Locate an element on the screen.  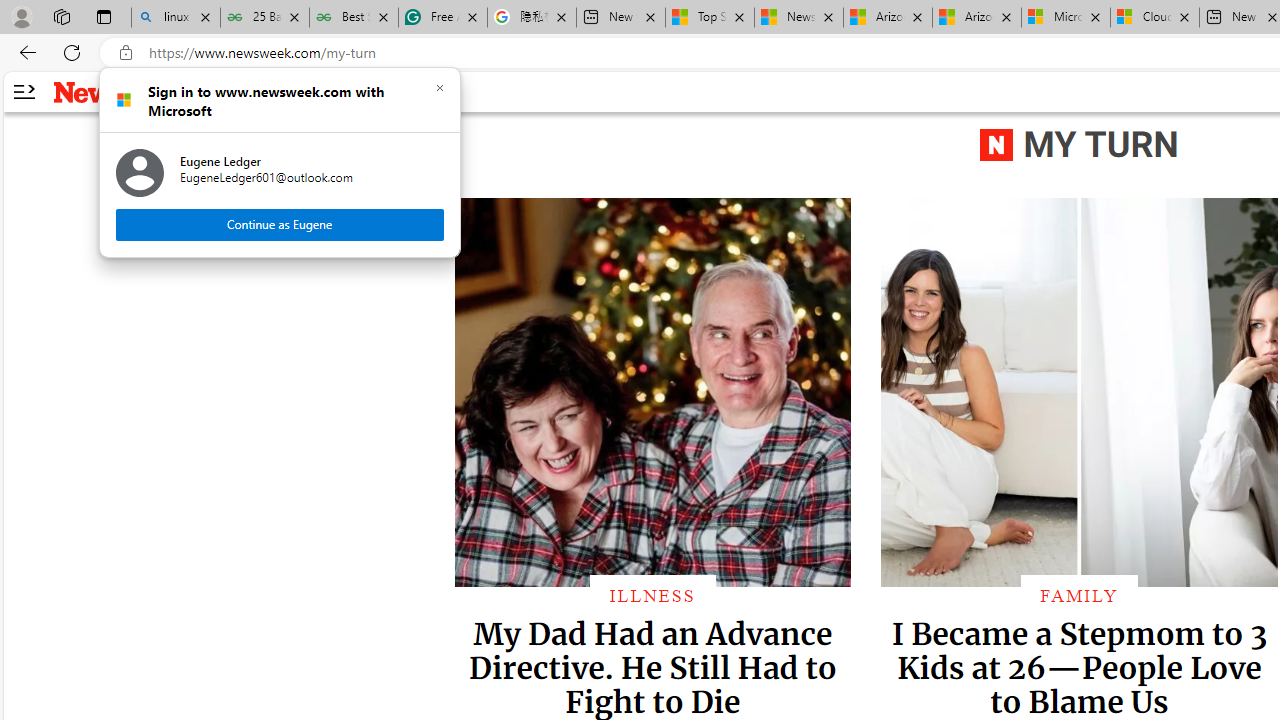
'Microsoft Services Agreement' is located at coordinates (1064, 17).